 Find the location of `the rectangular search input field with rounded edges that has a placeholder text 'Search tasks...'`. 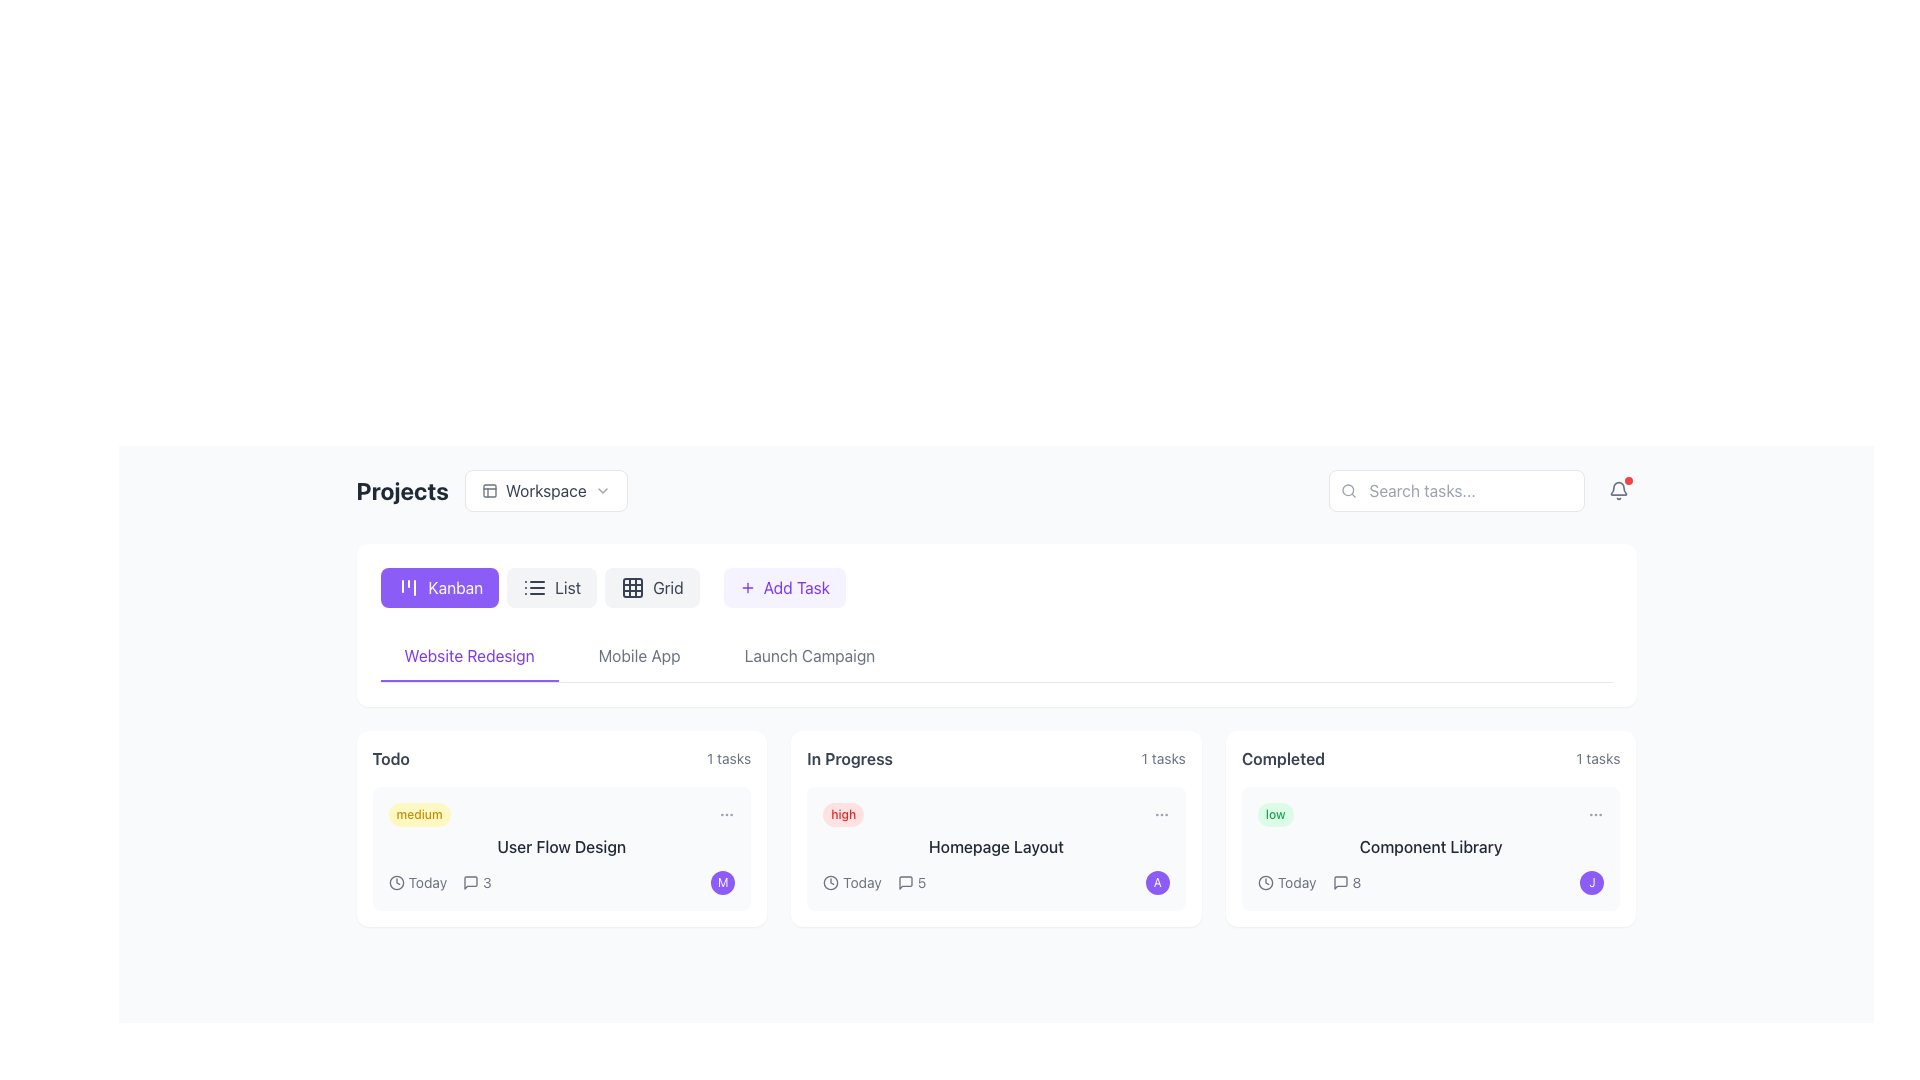

the rectangular search input field with rounded edges that has a placeholder text 'Search tasks...' is located at coordinates (1456, 490).